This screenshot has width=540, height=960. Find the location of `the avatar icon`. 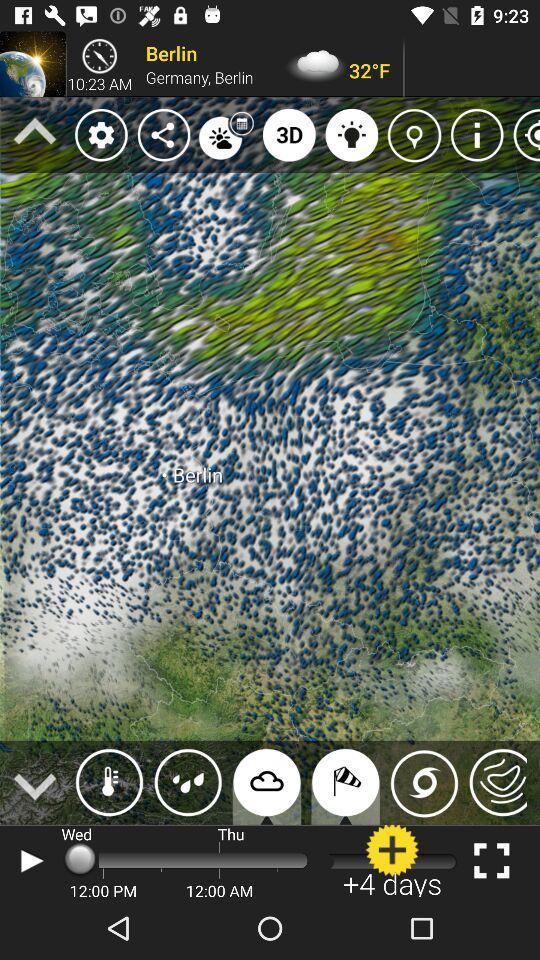

the avatar icon is located at coordinates (392, 859).